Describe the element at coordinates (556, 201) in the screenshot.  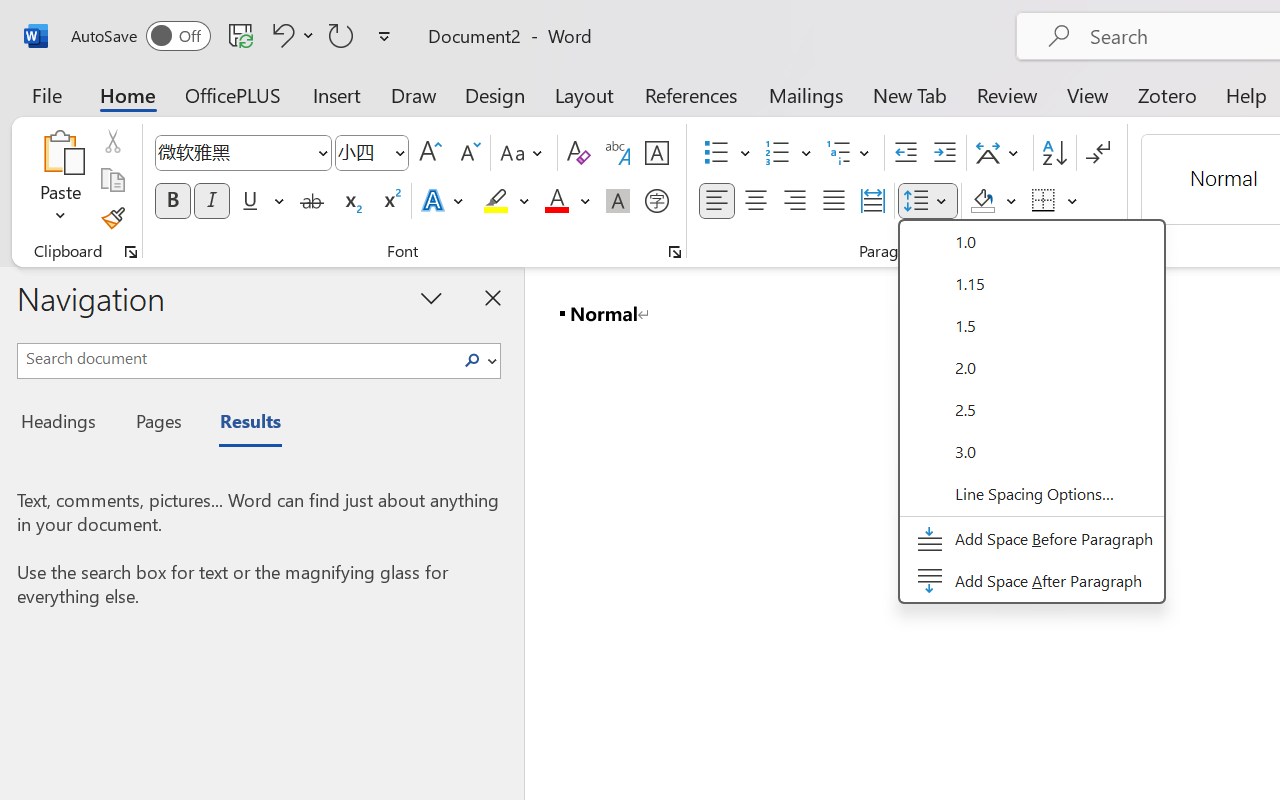
I see `'Font Color Red'` at that location.